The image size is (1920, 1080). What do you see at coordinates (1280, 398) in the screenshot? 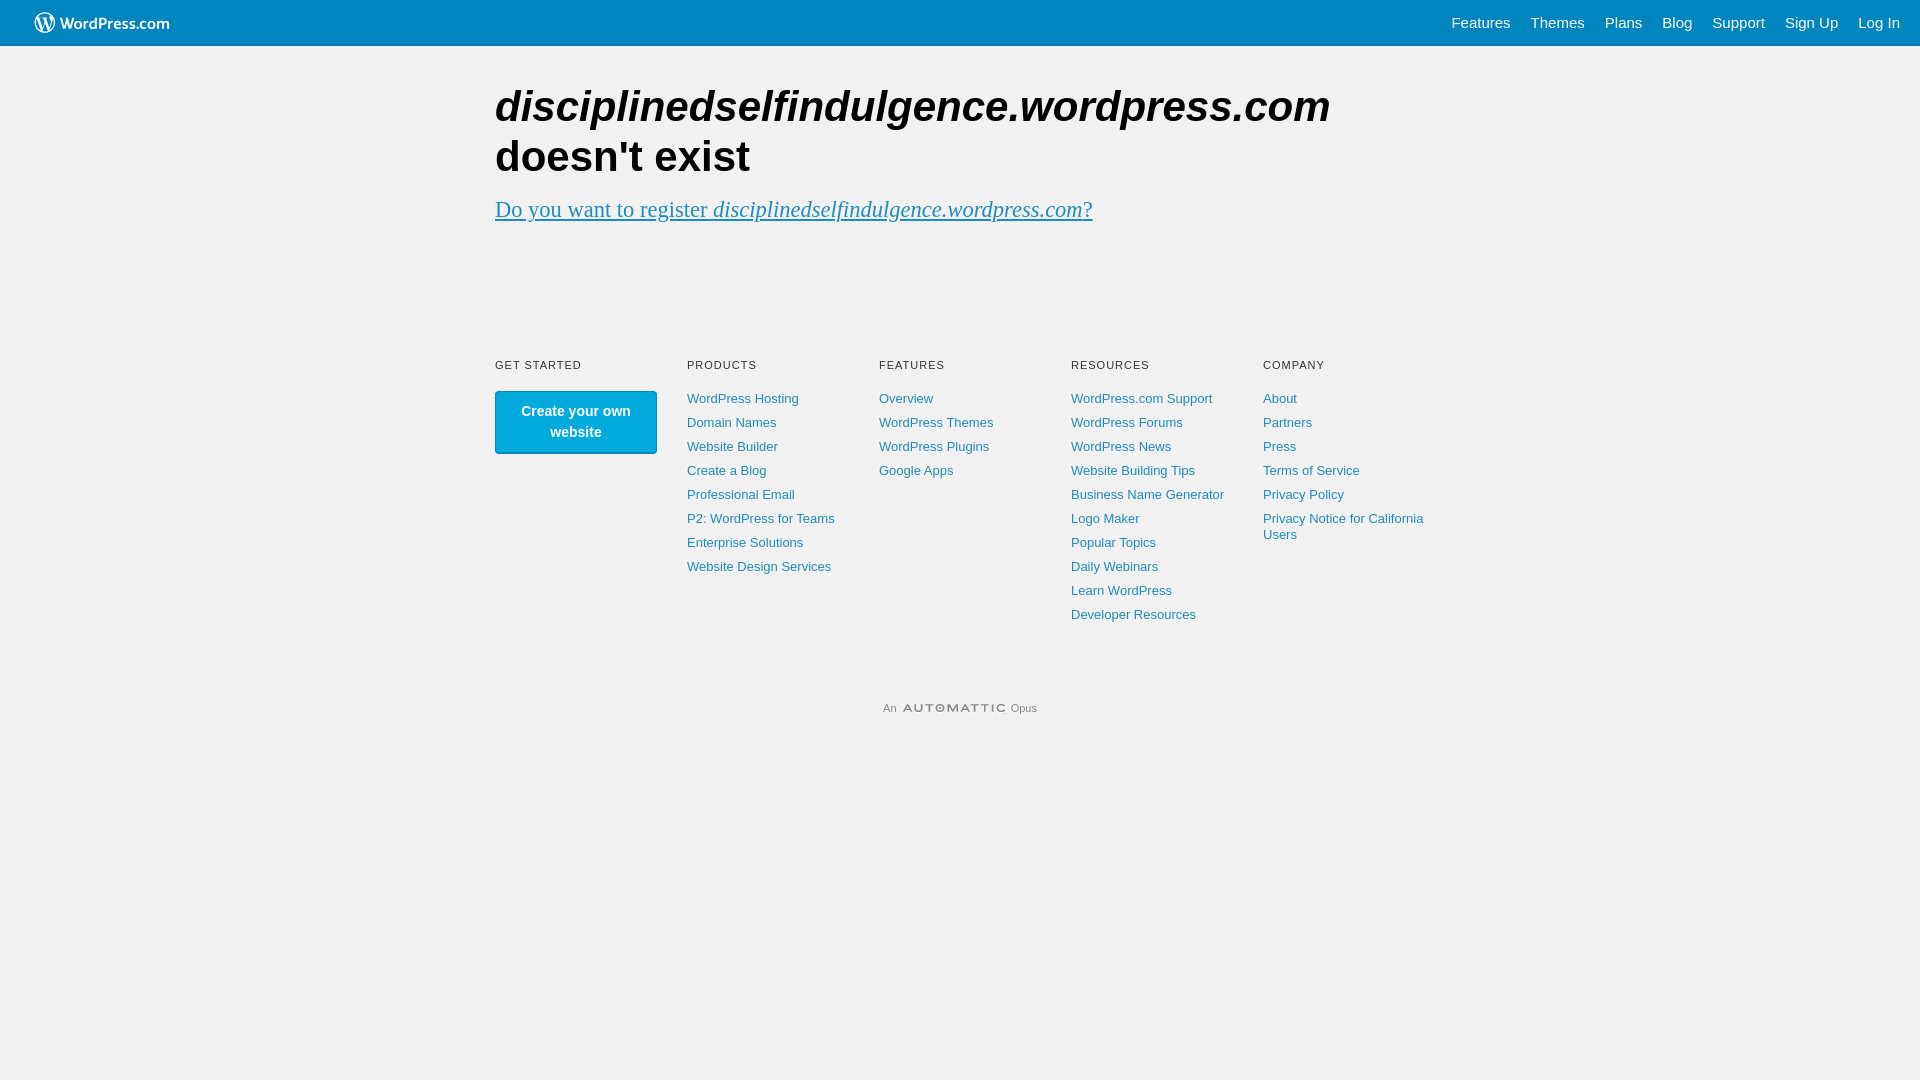
I see `'About'` at bounding box center [1280, 398].